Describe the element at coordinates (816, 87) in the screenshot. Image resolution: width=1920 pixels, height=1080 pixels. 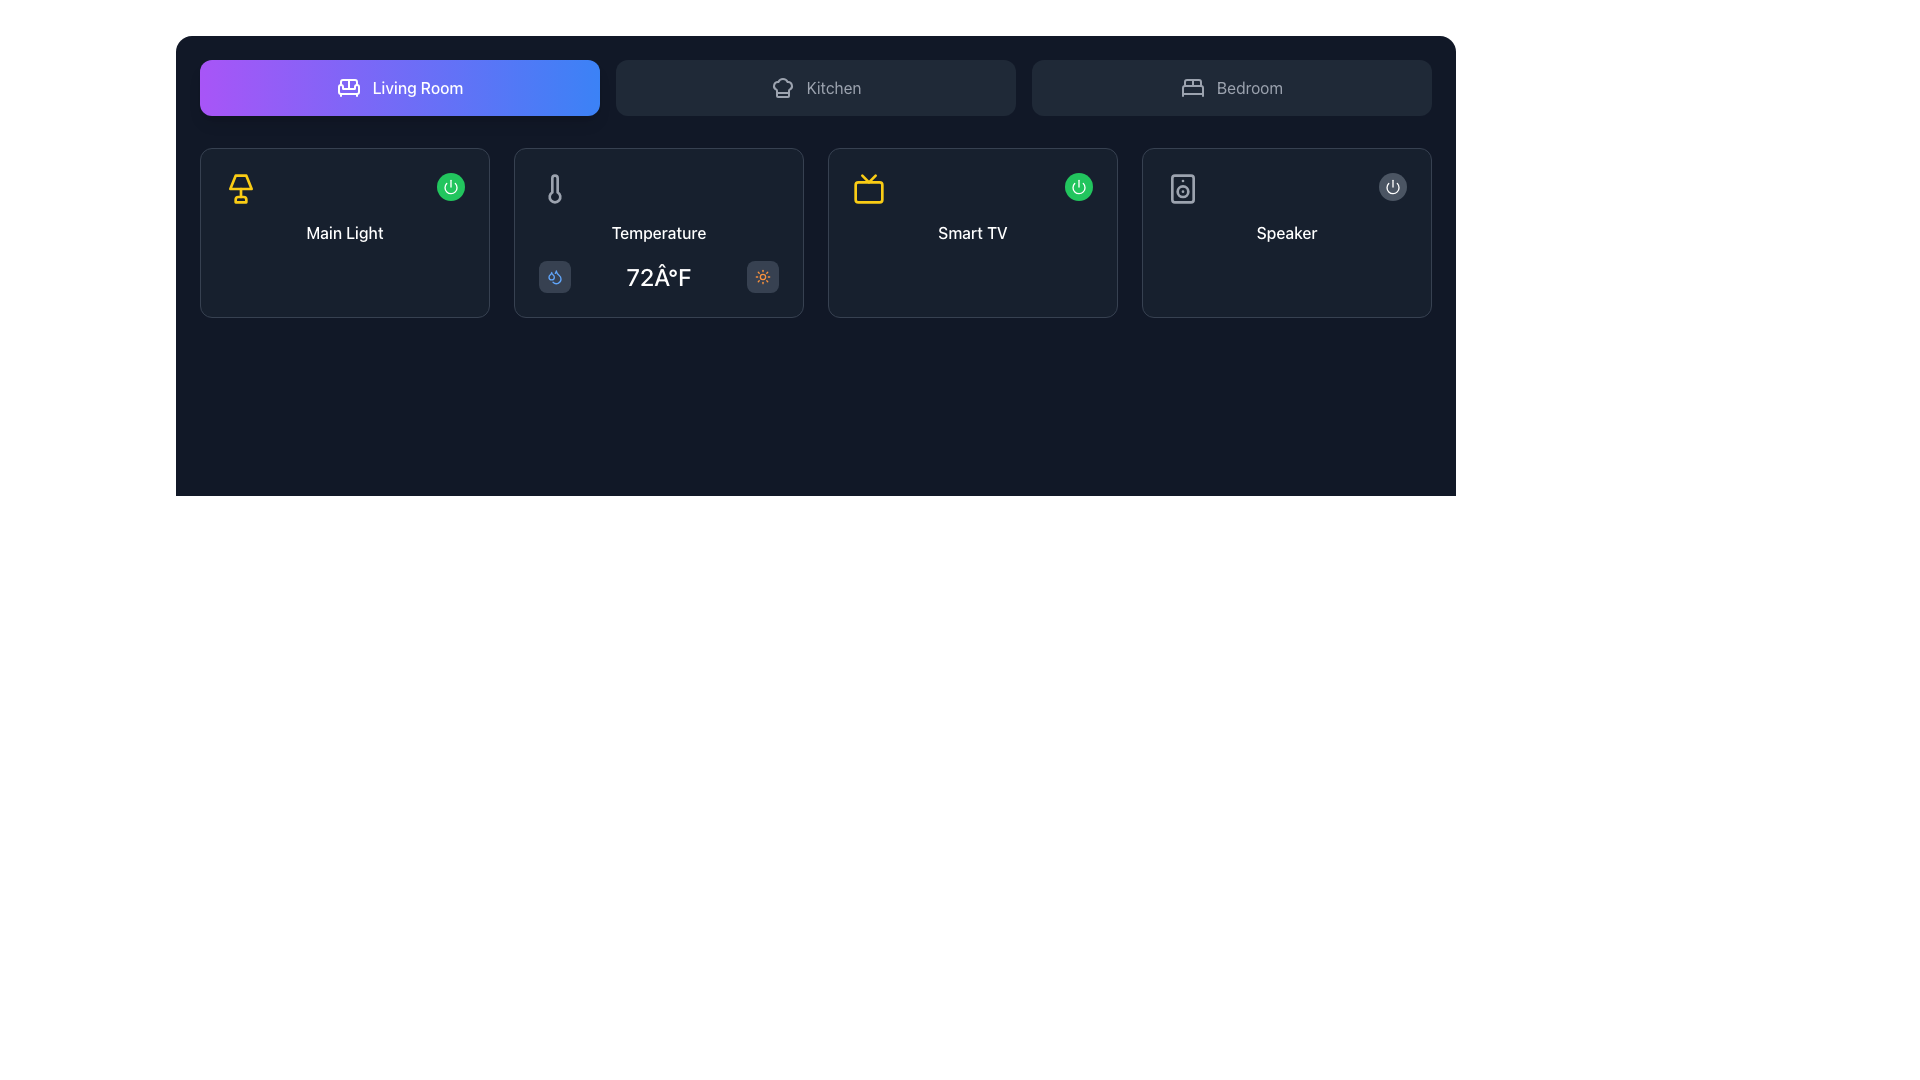
I see `the 'Kitchen' card in the interactive selection section` at that location.